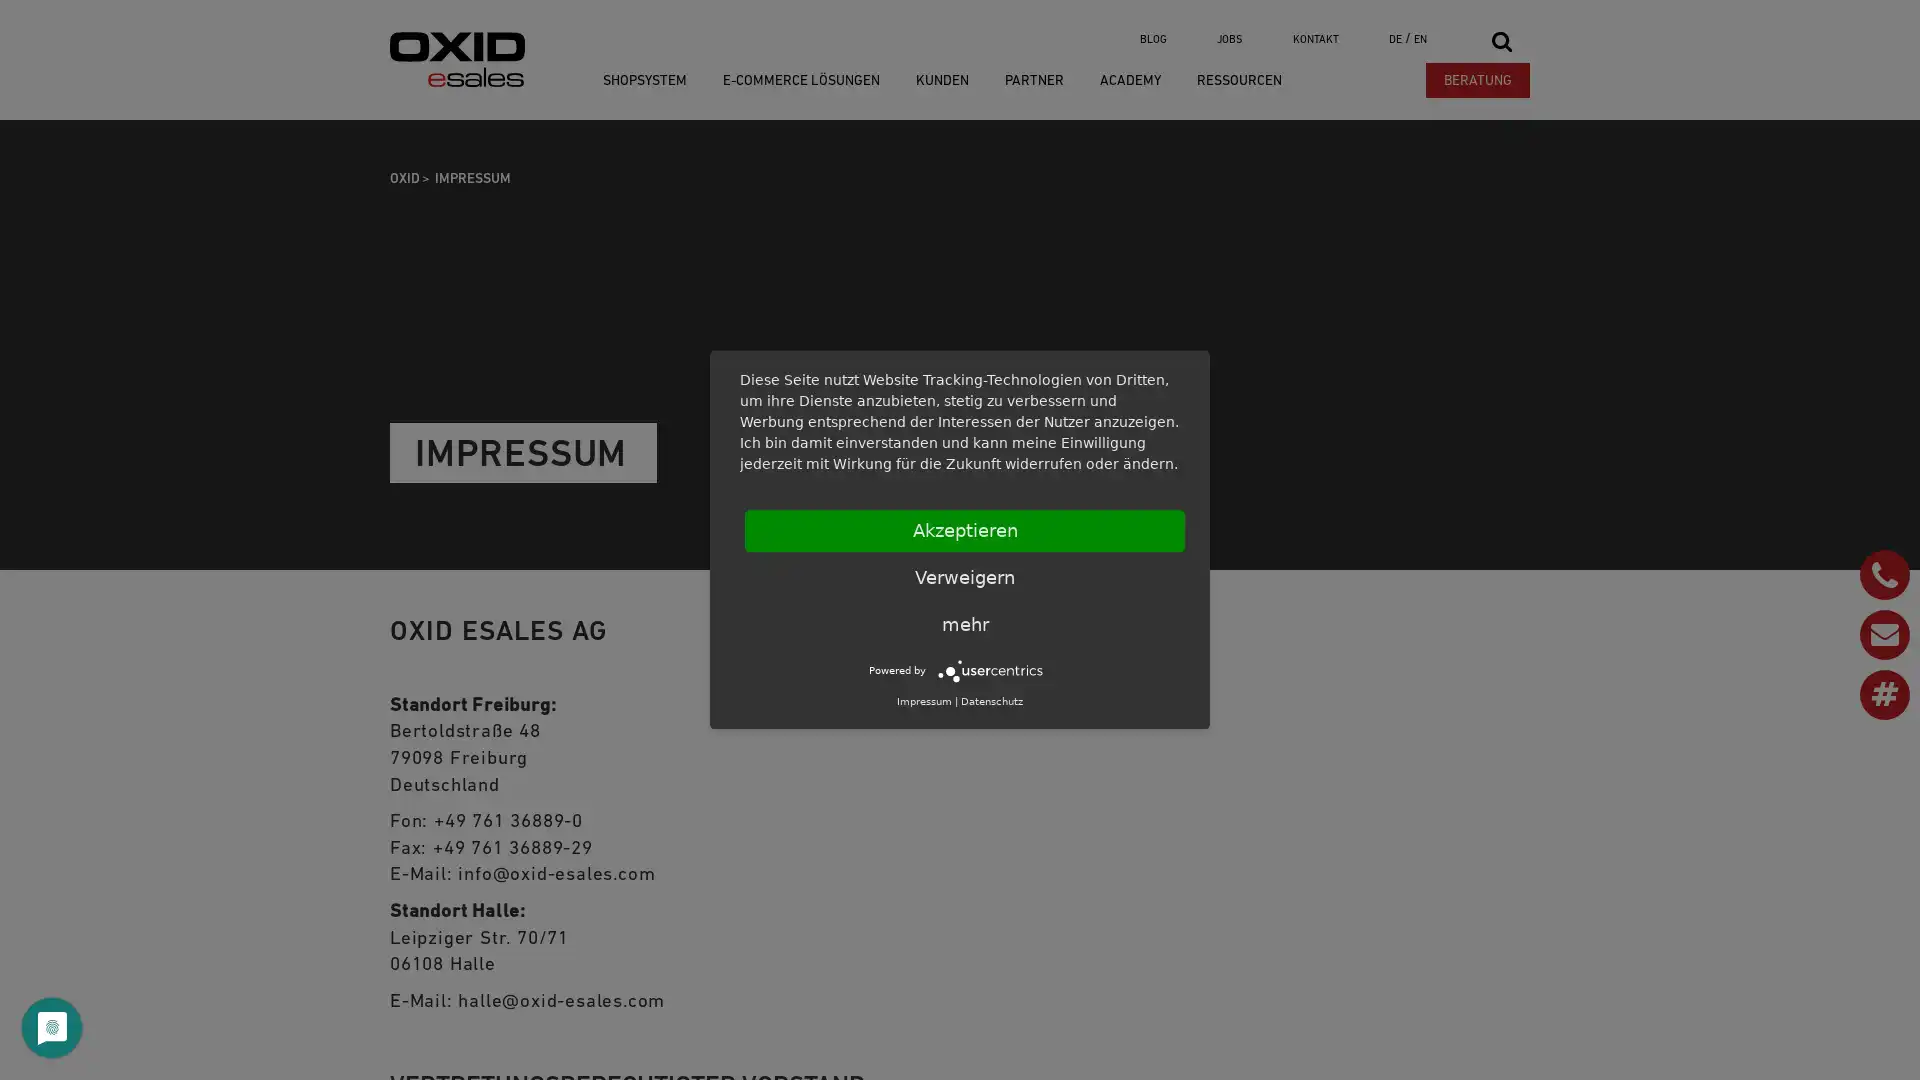 This screenshot has width=1920, height=1080. I want to click on Verweigern, so click(964, 578).